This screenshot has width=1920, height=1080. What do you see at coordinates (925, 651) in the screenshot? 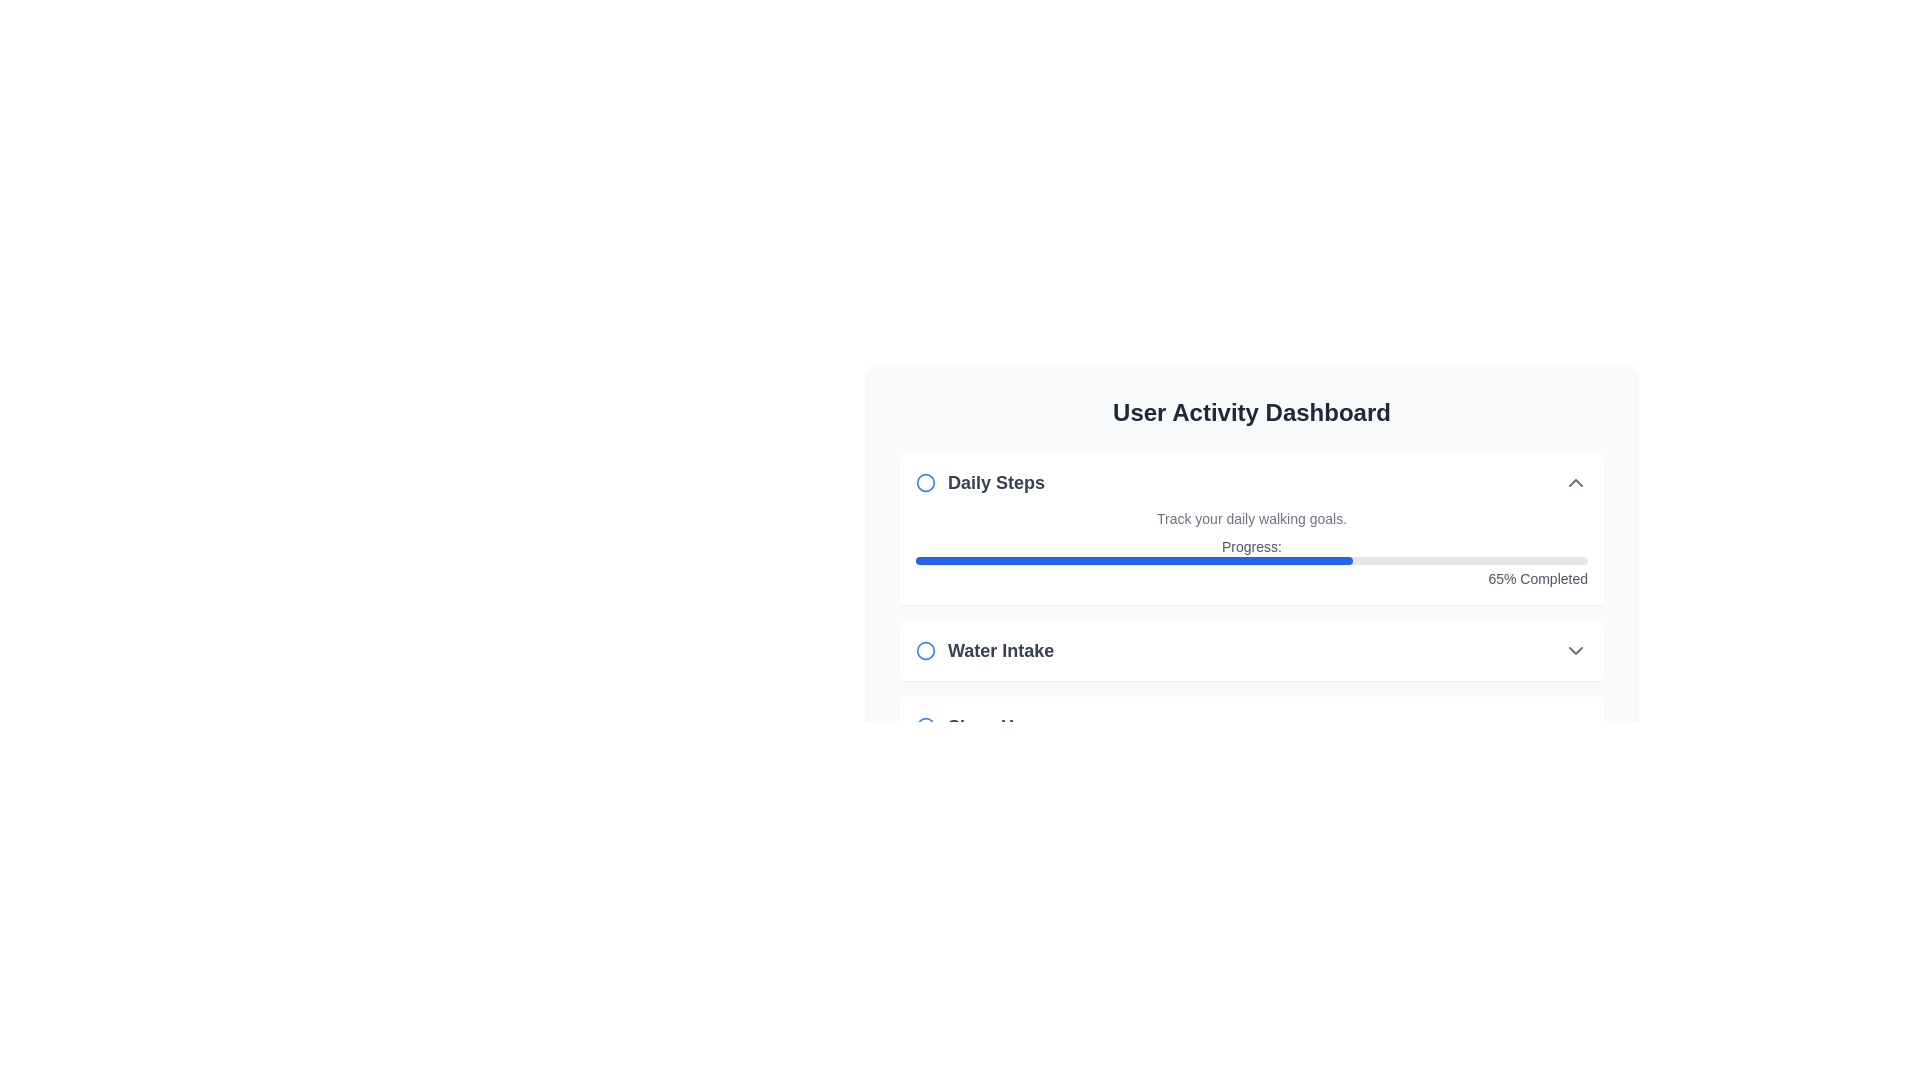
I see `the Circular graphical indicator (SVG element) located next to the 'Water Intake' text label in the 'User Activity Dashboard'` at bounding box center [925, 651].